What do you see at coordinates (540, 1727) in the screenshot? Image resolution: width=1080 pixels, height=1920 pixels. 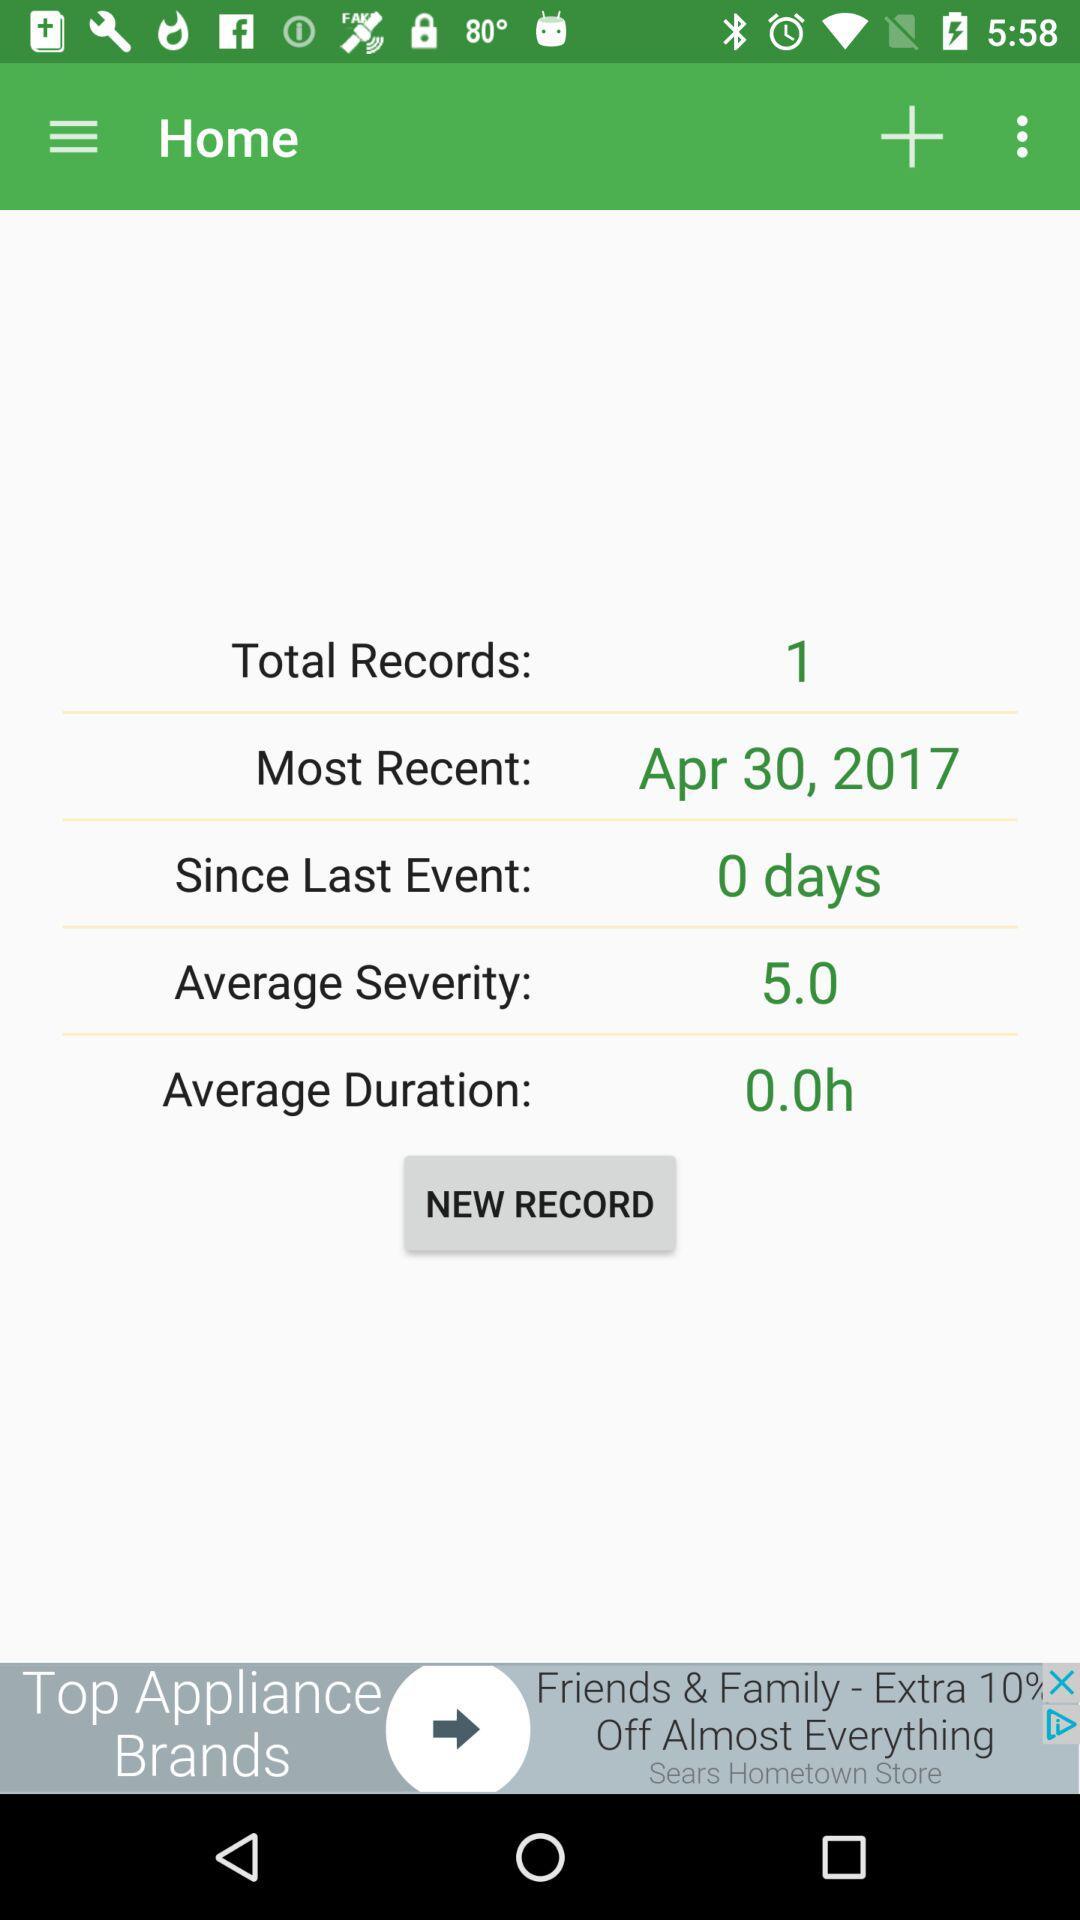 I see `see the advertisement` at bounding box center [540, 1727].